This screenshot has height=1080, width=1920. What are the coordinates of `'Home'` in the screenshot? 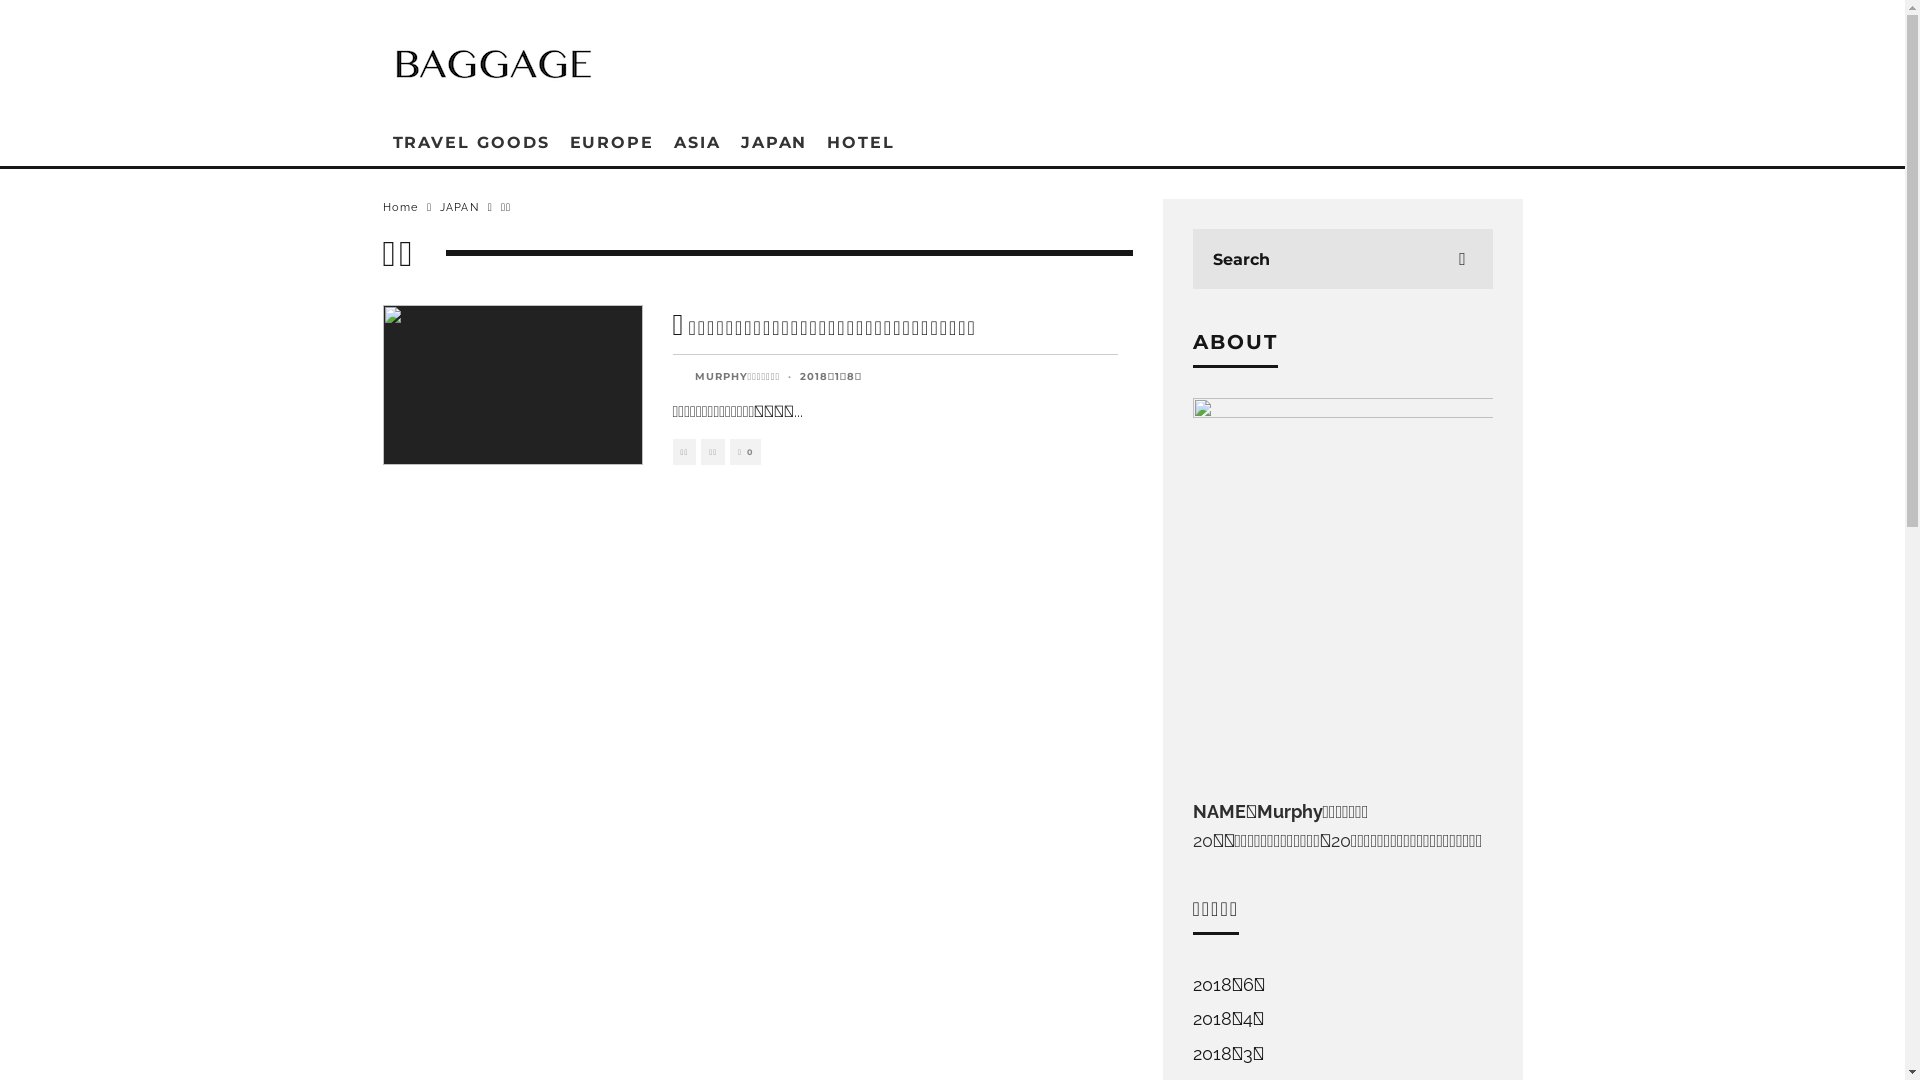 It's located at (399, 207).